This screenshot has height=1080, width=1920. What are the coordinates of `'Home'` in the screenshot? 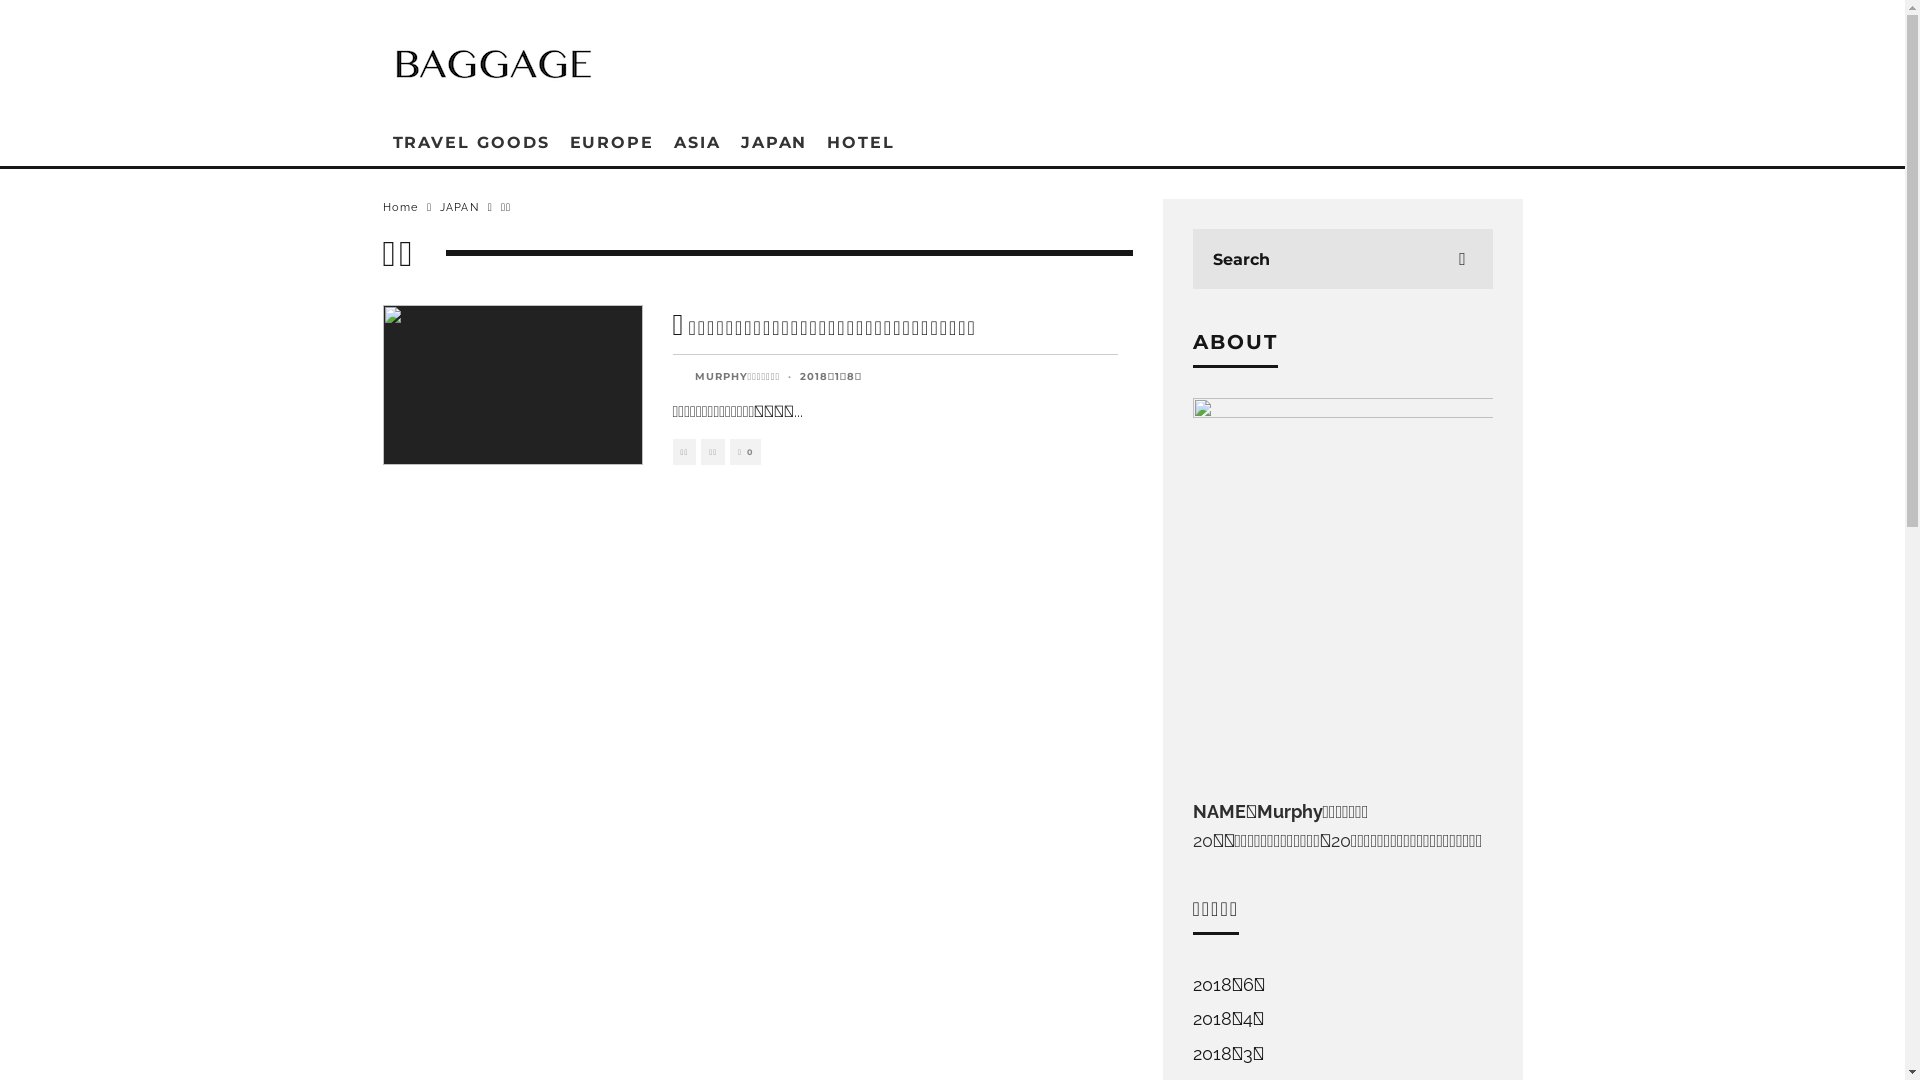 It's located at (399, 207).